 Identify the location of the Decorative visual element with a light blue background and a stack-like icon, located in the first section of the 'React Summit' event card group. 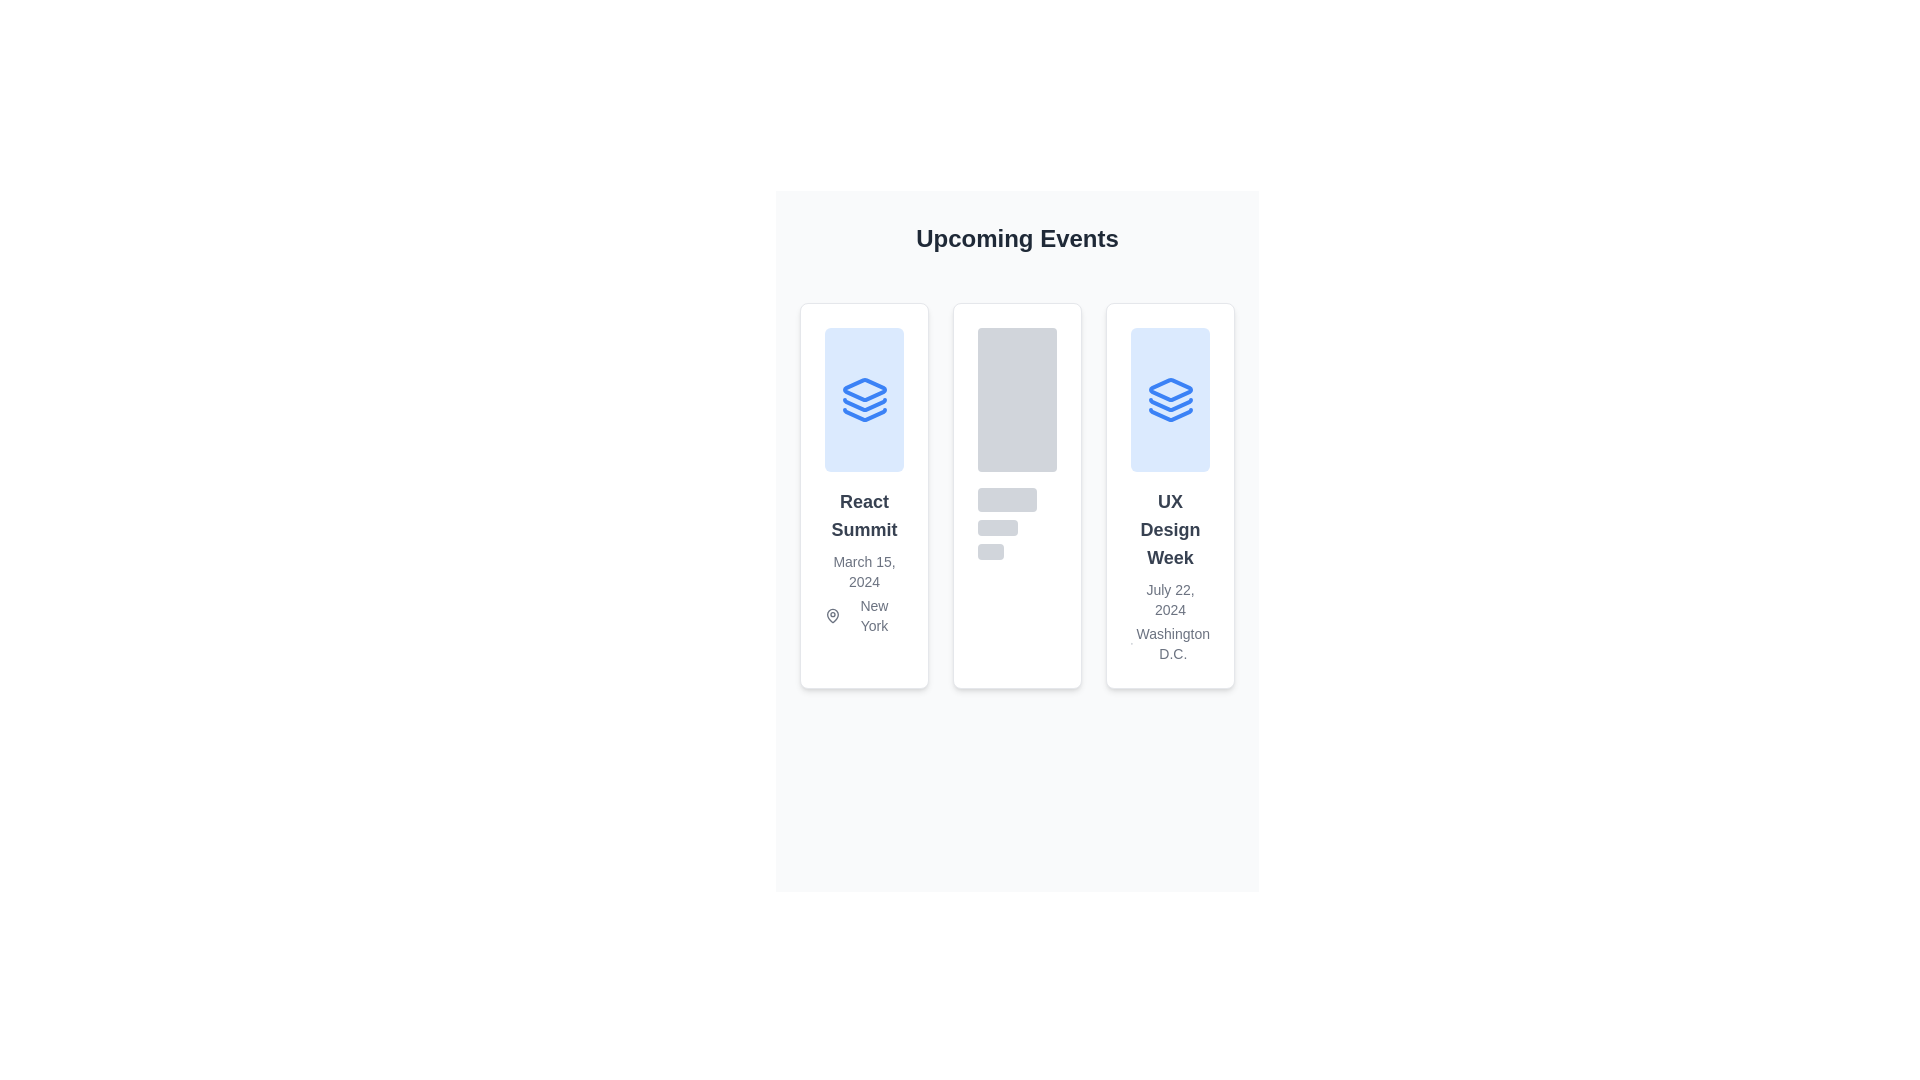
(864, 400).